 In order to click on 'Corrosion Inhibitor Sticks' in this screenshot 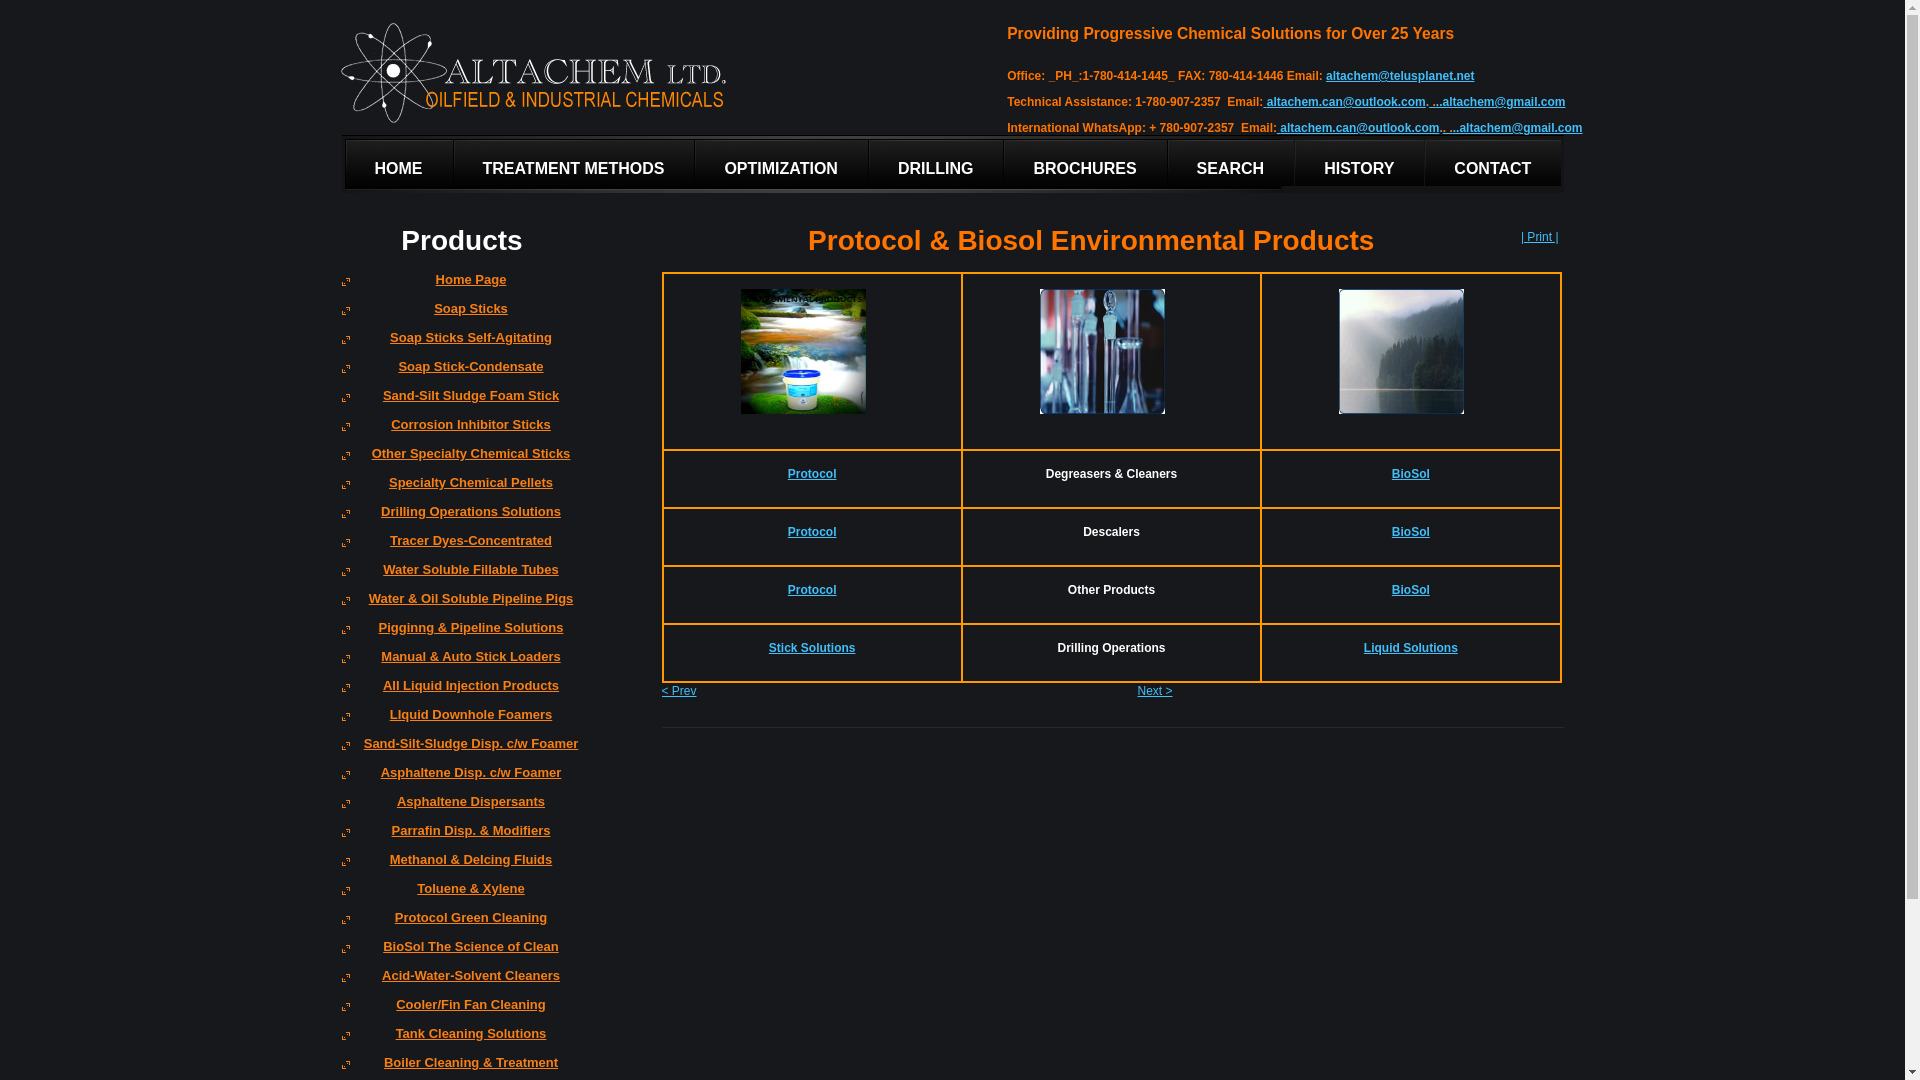, I will do `click(461, 430)`.